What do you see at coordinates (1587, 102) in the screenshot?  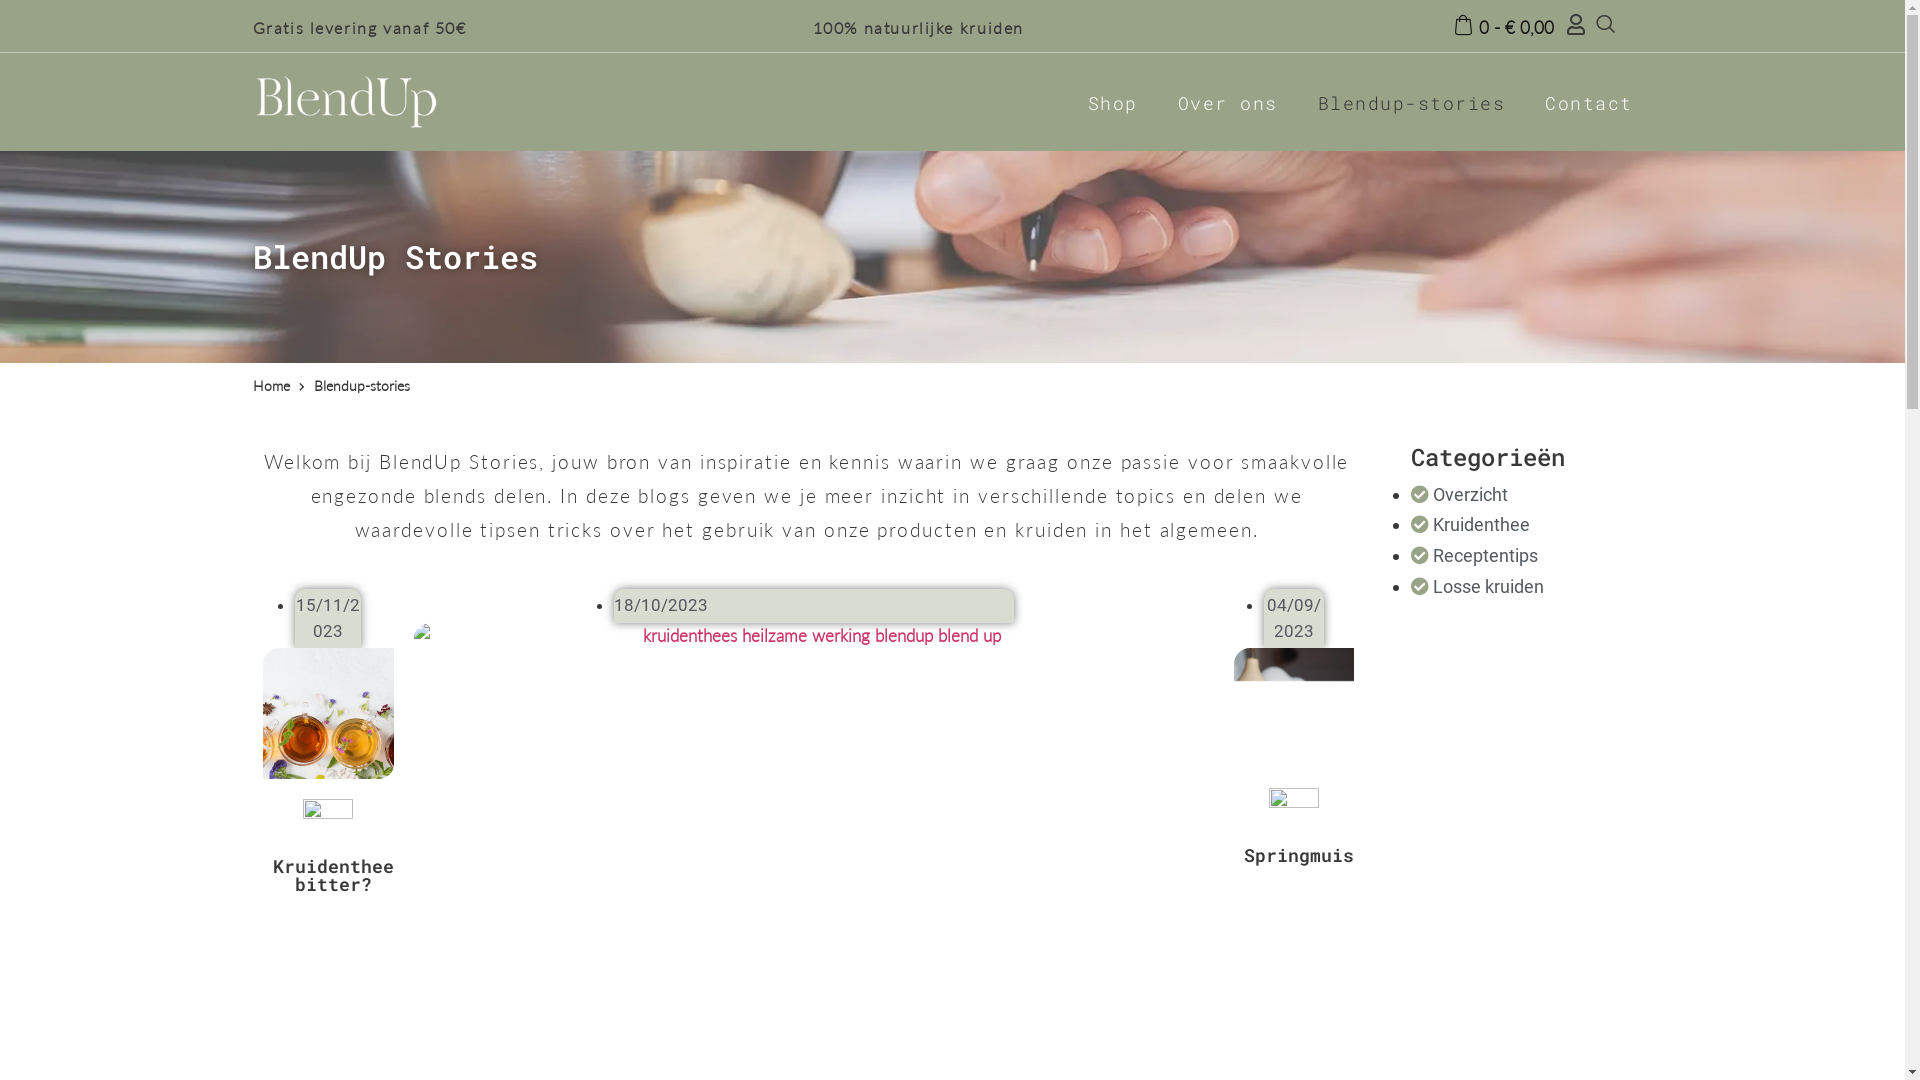 I see `'Contact'` at bounding box center [1587, 102].